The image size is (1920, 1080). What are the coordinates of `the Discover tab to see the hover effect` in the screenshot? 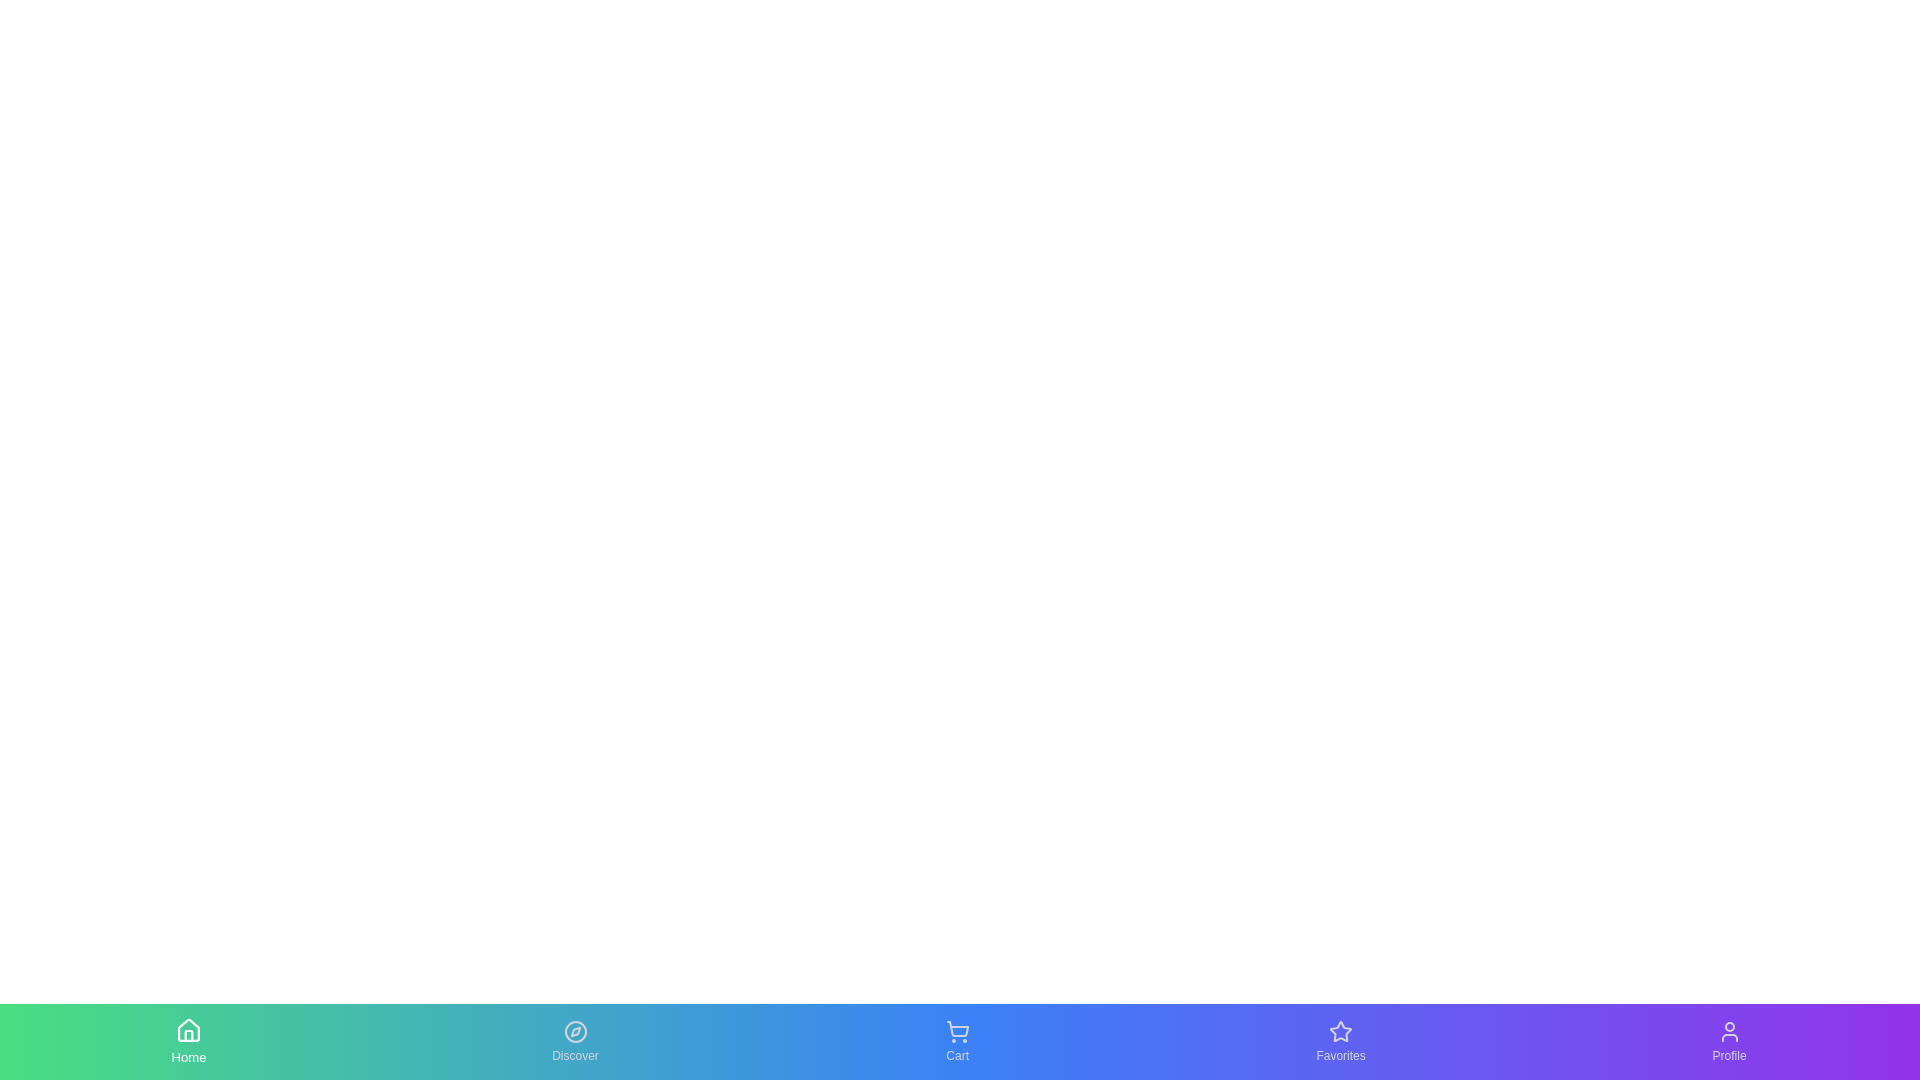 It's located at (574, 1040).